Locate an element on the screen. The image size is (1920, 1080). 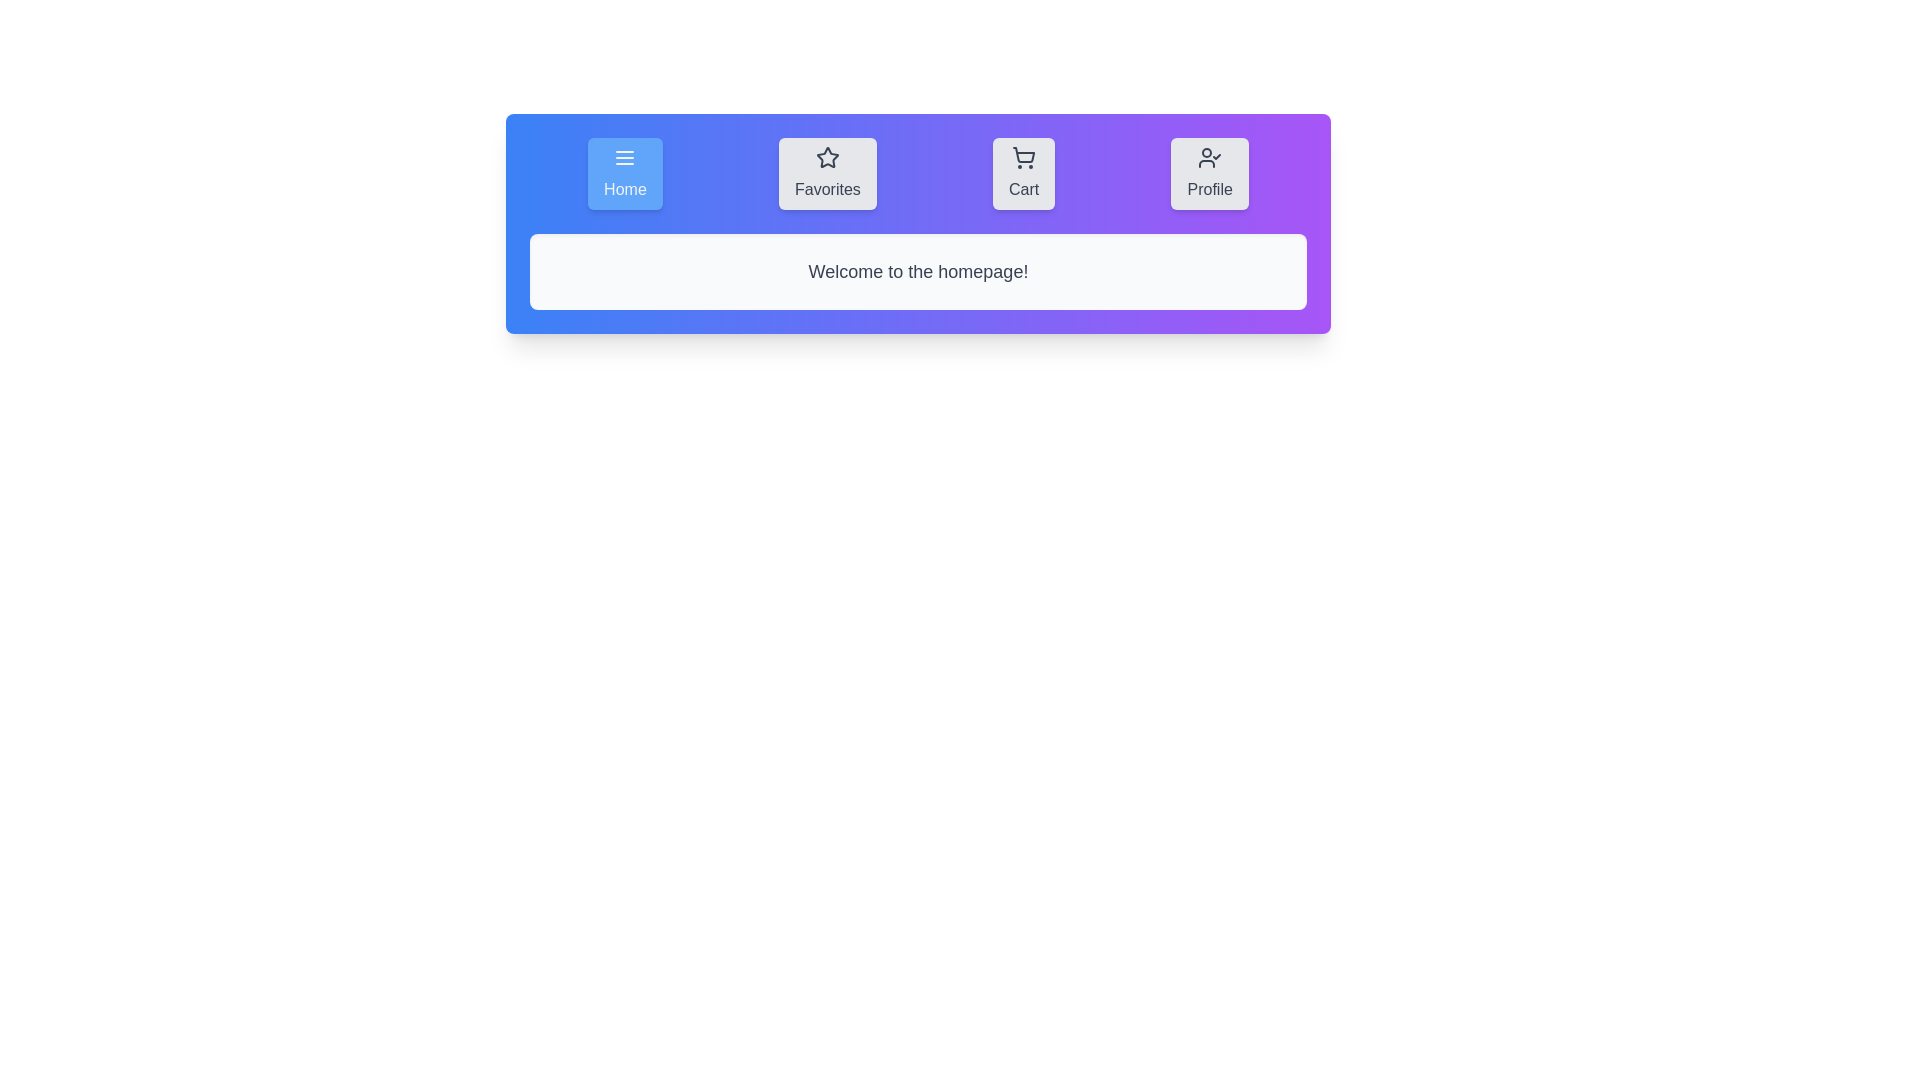
the star-shaped 'Favorites' icon in the navigation bar is located at coordinates (827, 156).